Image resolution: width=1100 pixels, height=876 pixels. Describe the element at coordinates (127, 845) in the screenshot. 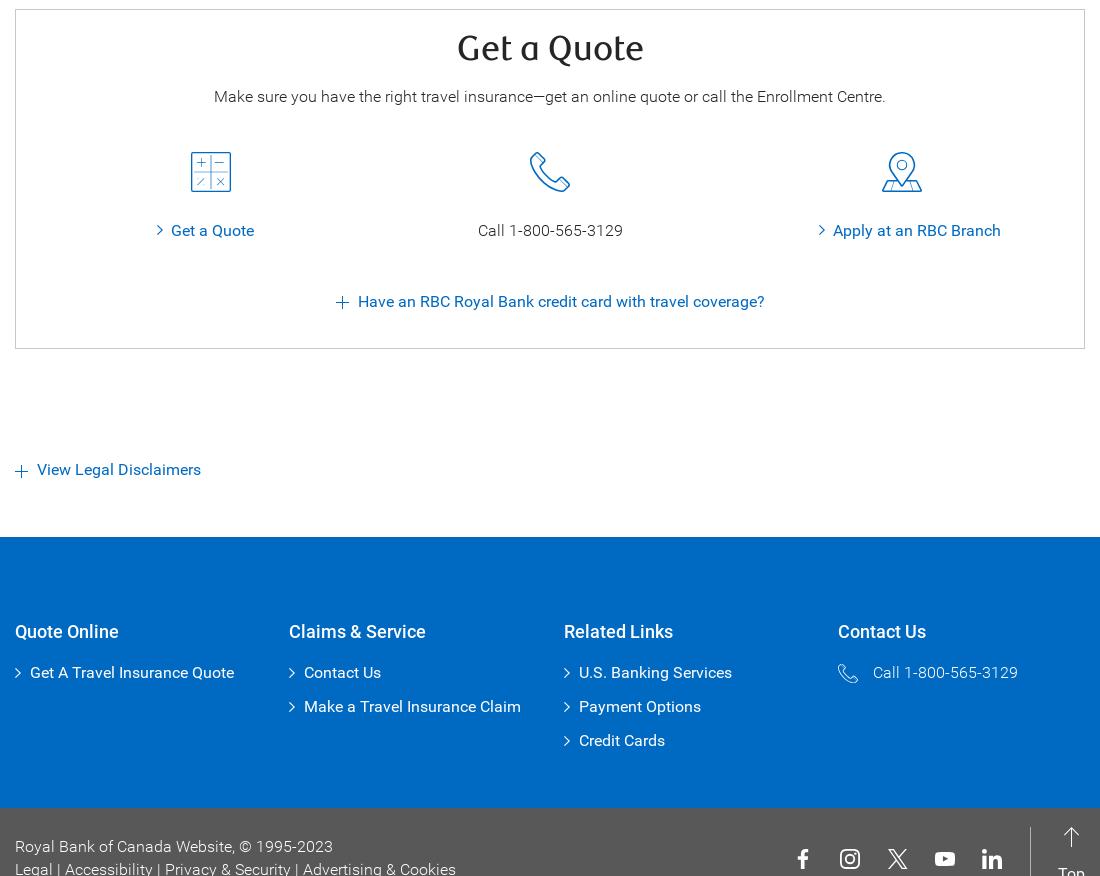

I see `'Royal Bank of Canada Website,'` at that location.